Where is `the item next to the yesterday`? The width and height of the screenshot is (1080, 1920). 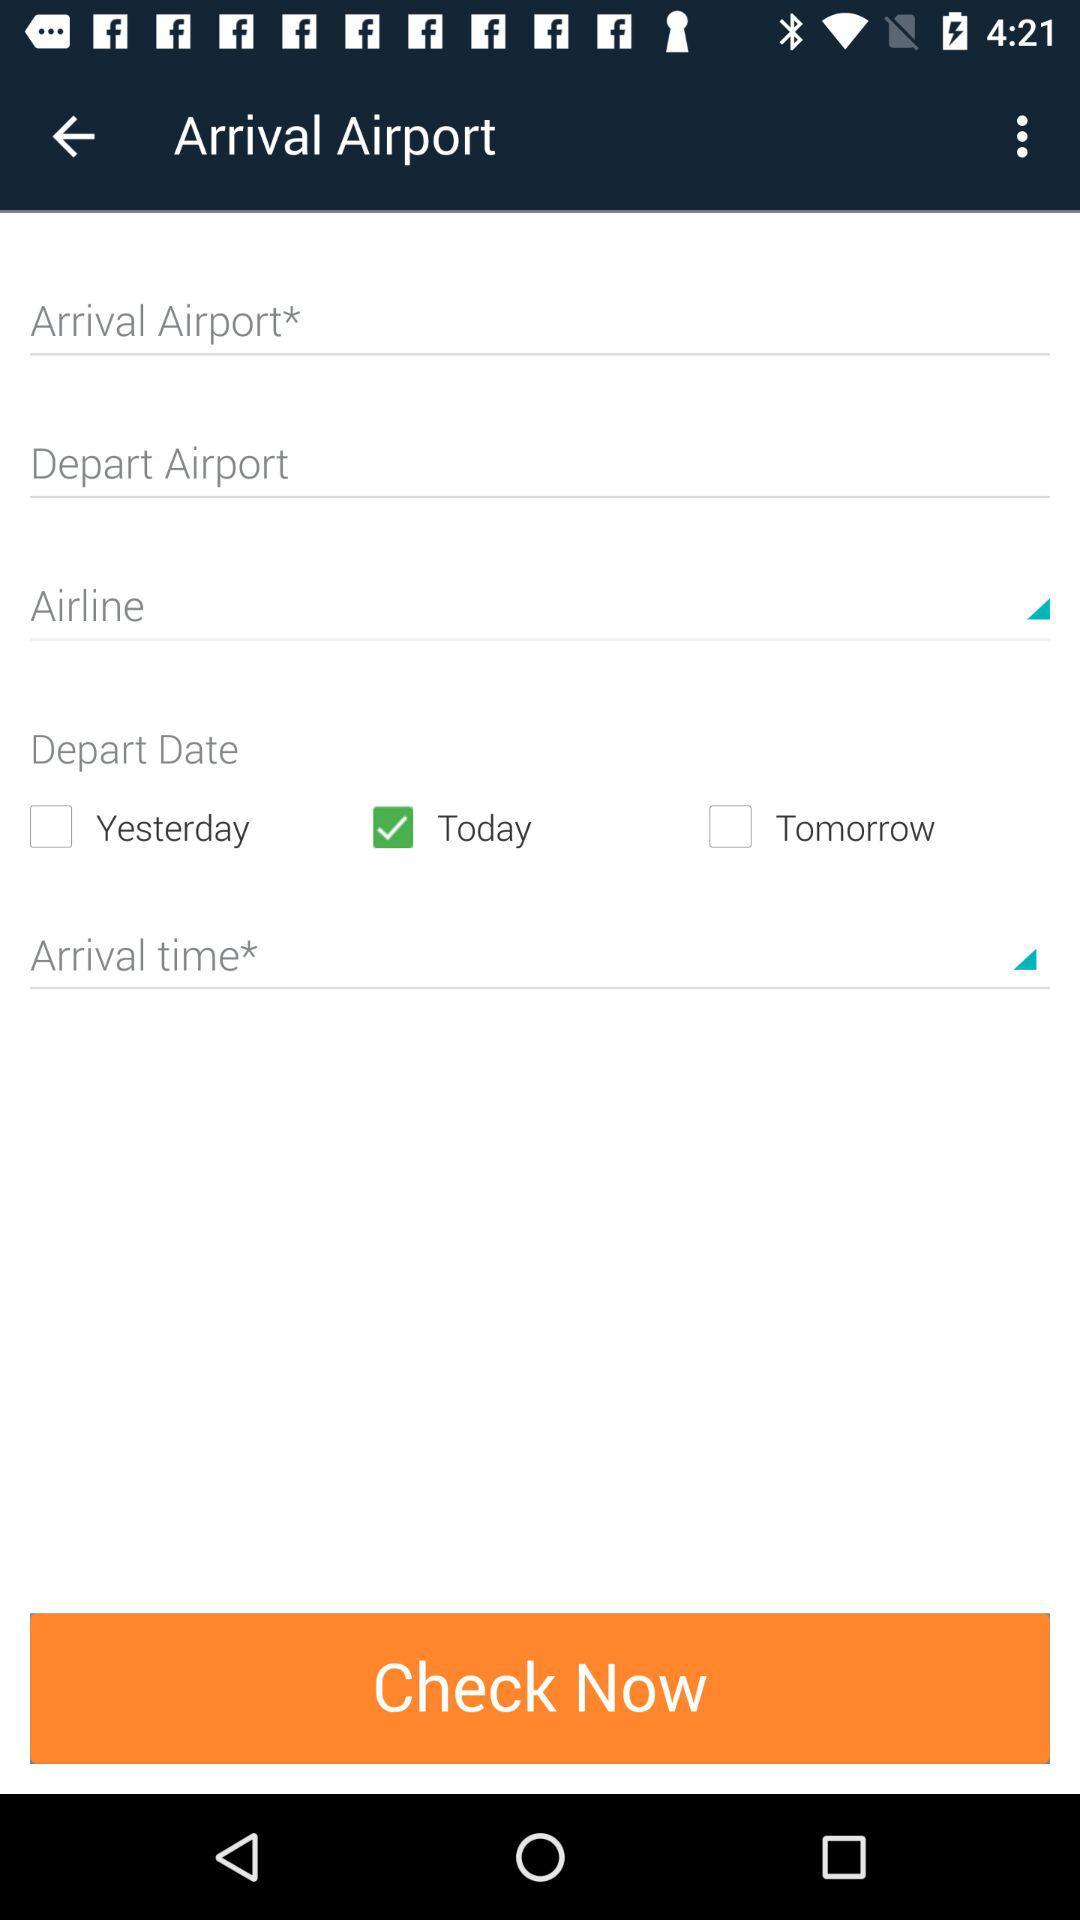
the item next to the yesterday is located at coordinates (538, 826).